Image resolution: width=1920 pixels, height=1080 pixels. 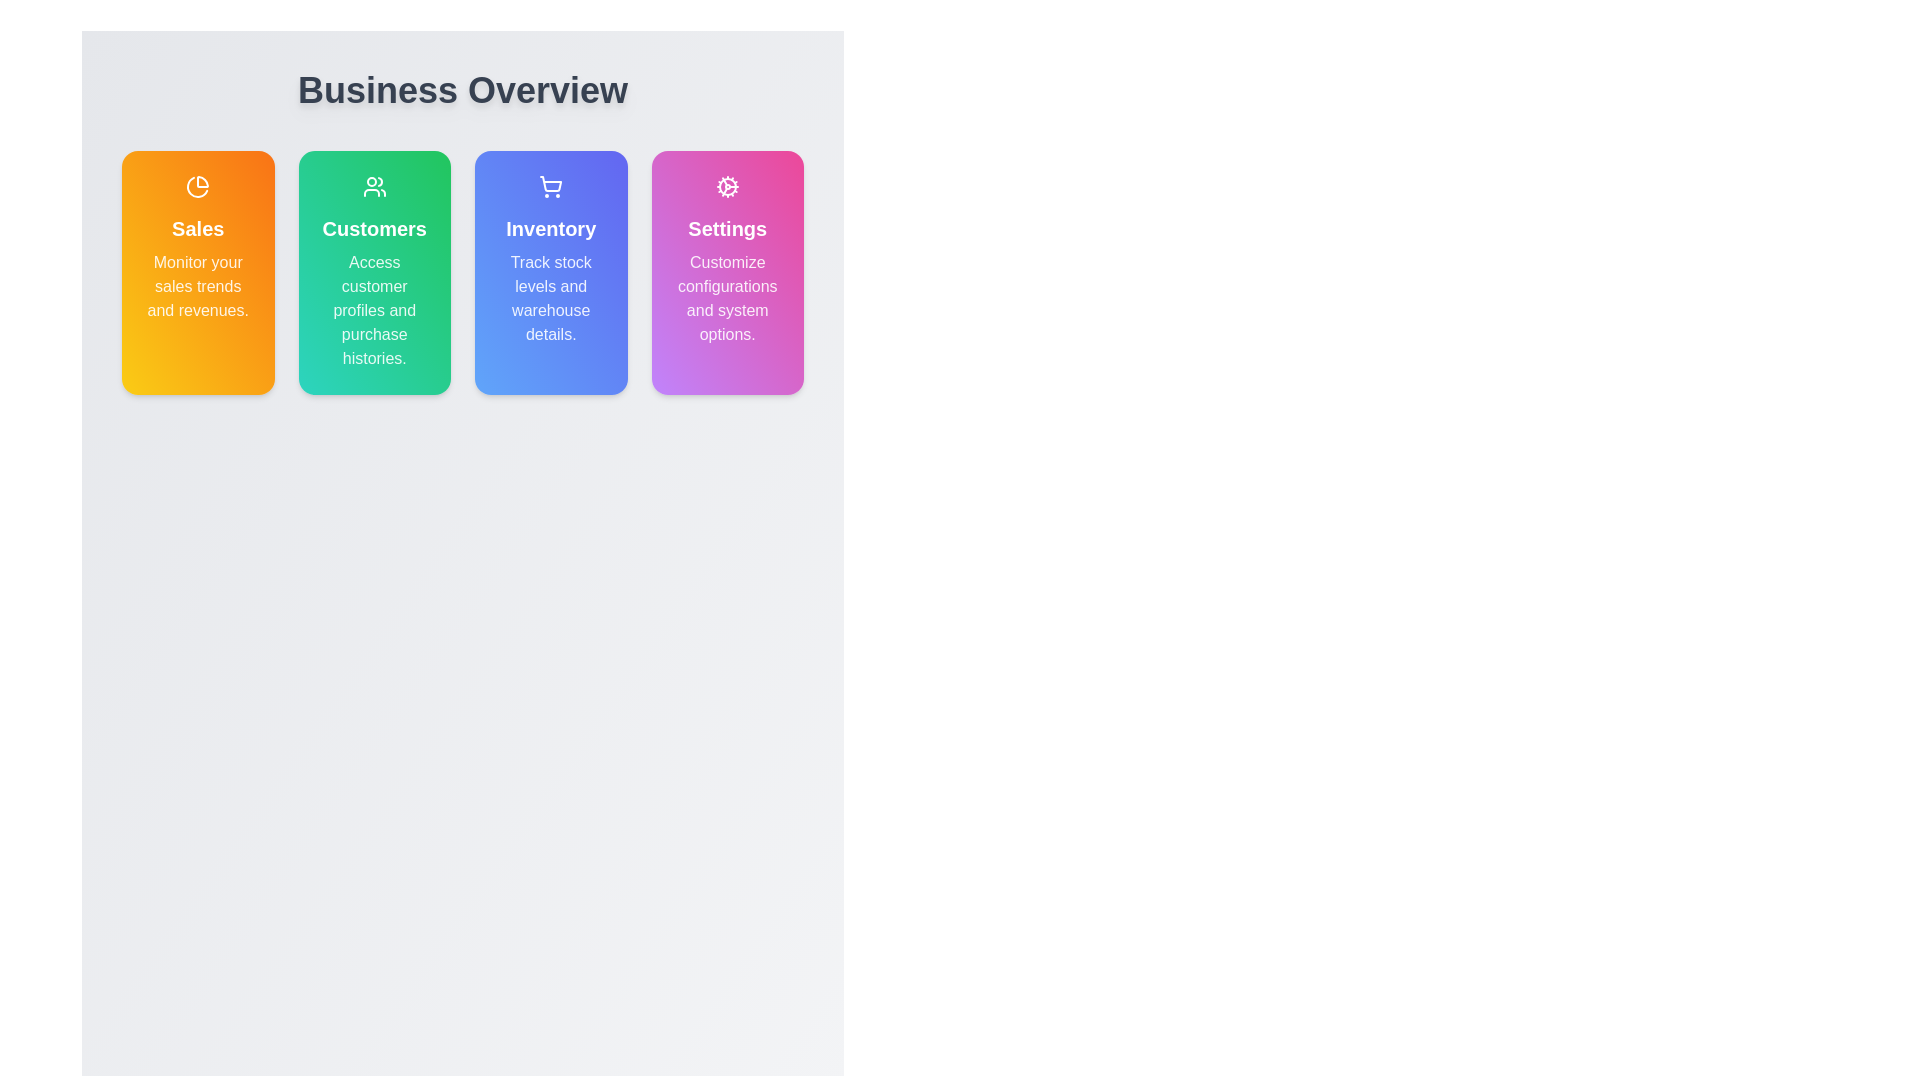 What do you see at coordinates (374, 311) in the screenshot?
I see `text block that contains 'Access customer profiles and purchase histories.' located within the green card labeled 'Customers.'` at bounding box center [374, 311].